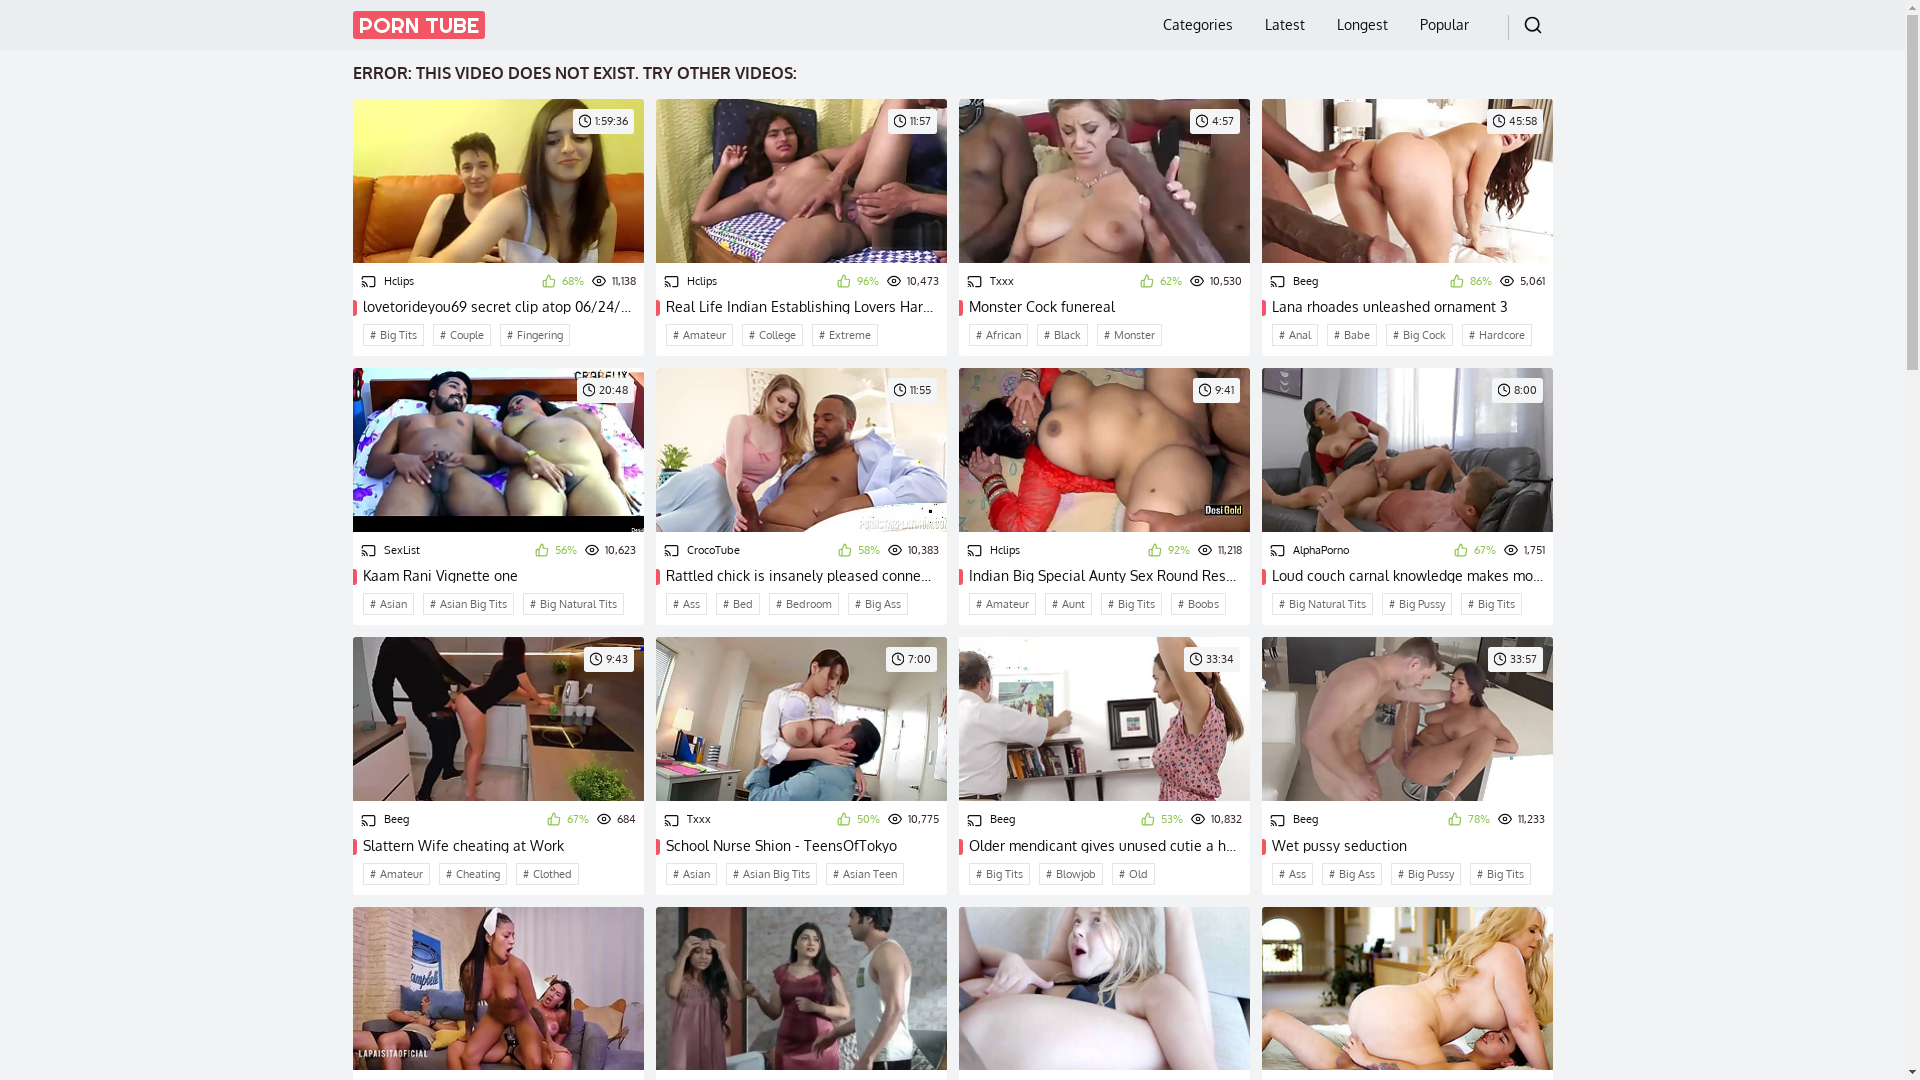  I want to click on 'Babe', so click(1350, 334).